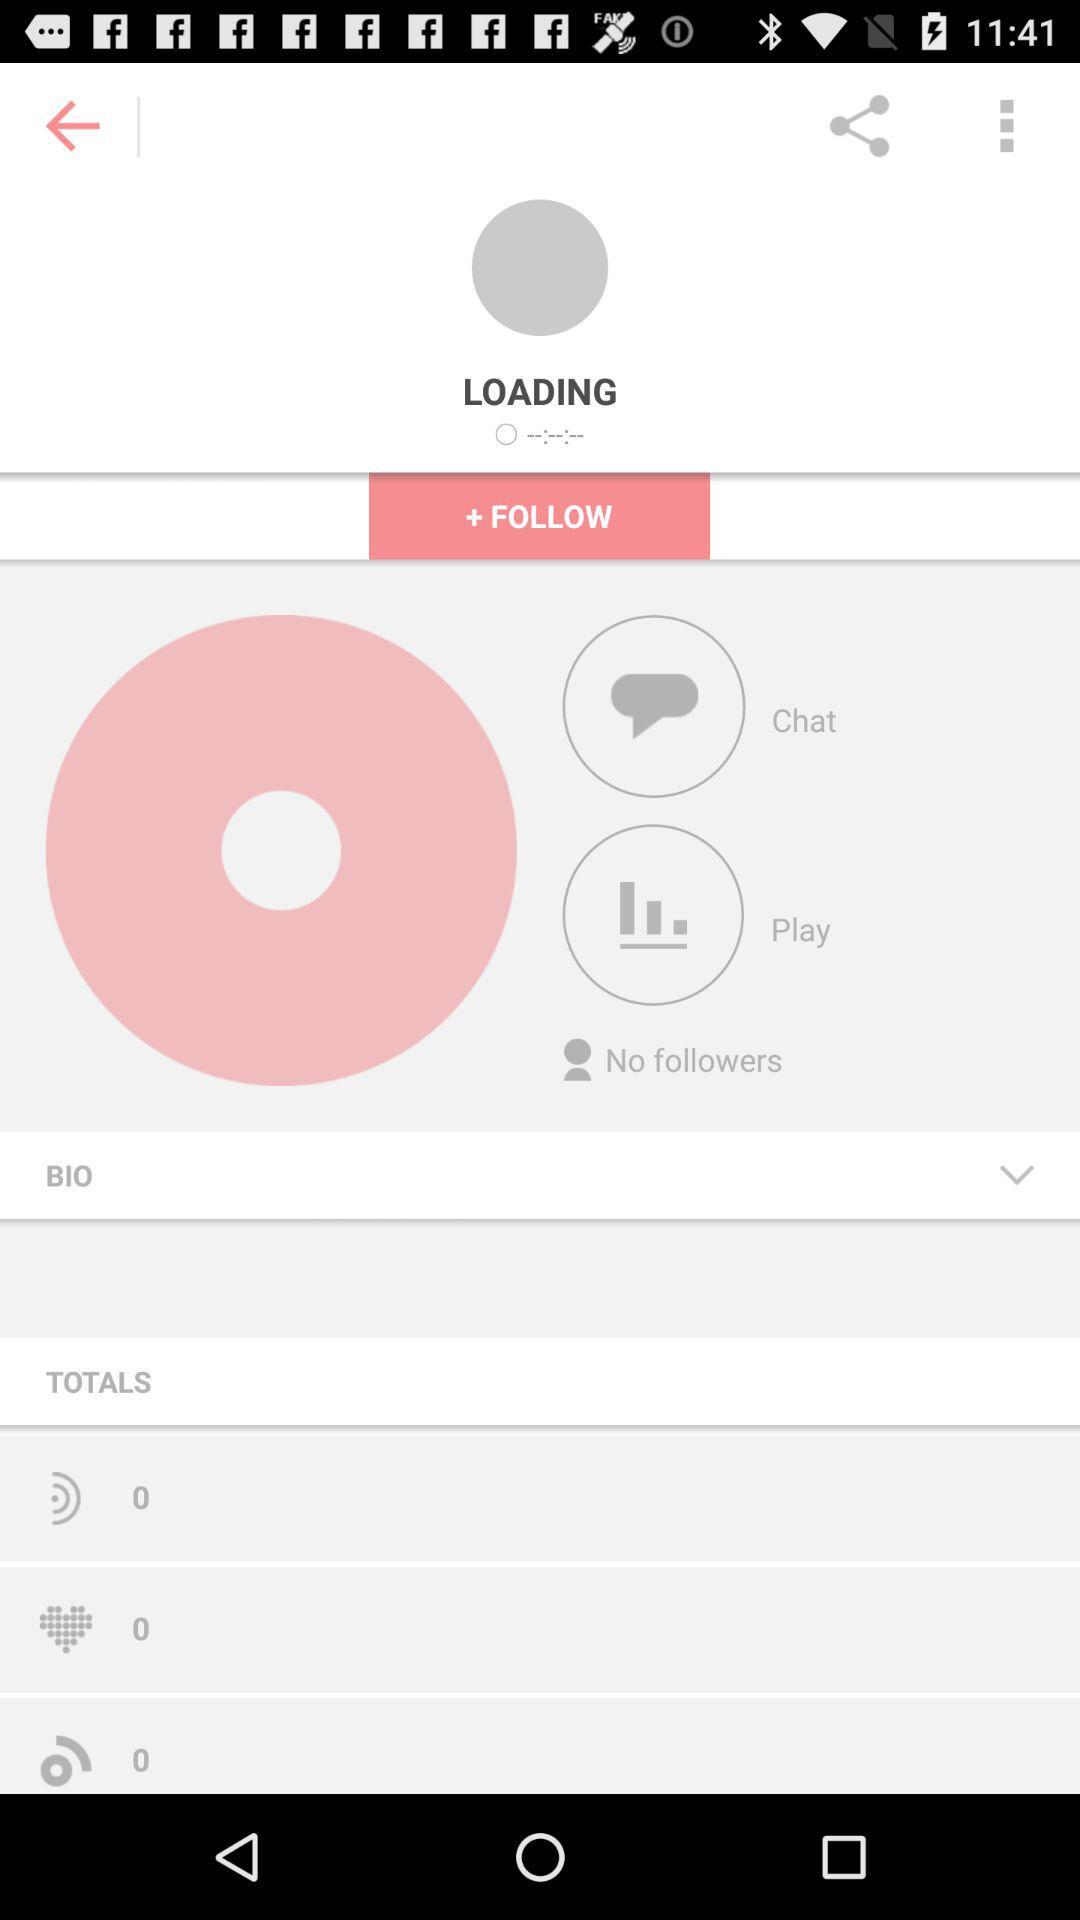 This screenshot has height=1920, width=1080. What do you see at coordinates (1017, 1175) in the screenshot?
I see `the item next to bio icon` at bounding box center [1017, 1175].